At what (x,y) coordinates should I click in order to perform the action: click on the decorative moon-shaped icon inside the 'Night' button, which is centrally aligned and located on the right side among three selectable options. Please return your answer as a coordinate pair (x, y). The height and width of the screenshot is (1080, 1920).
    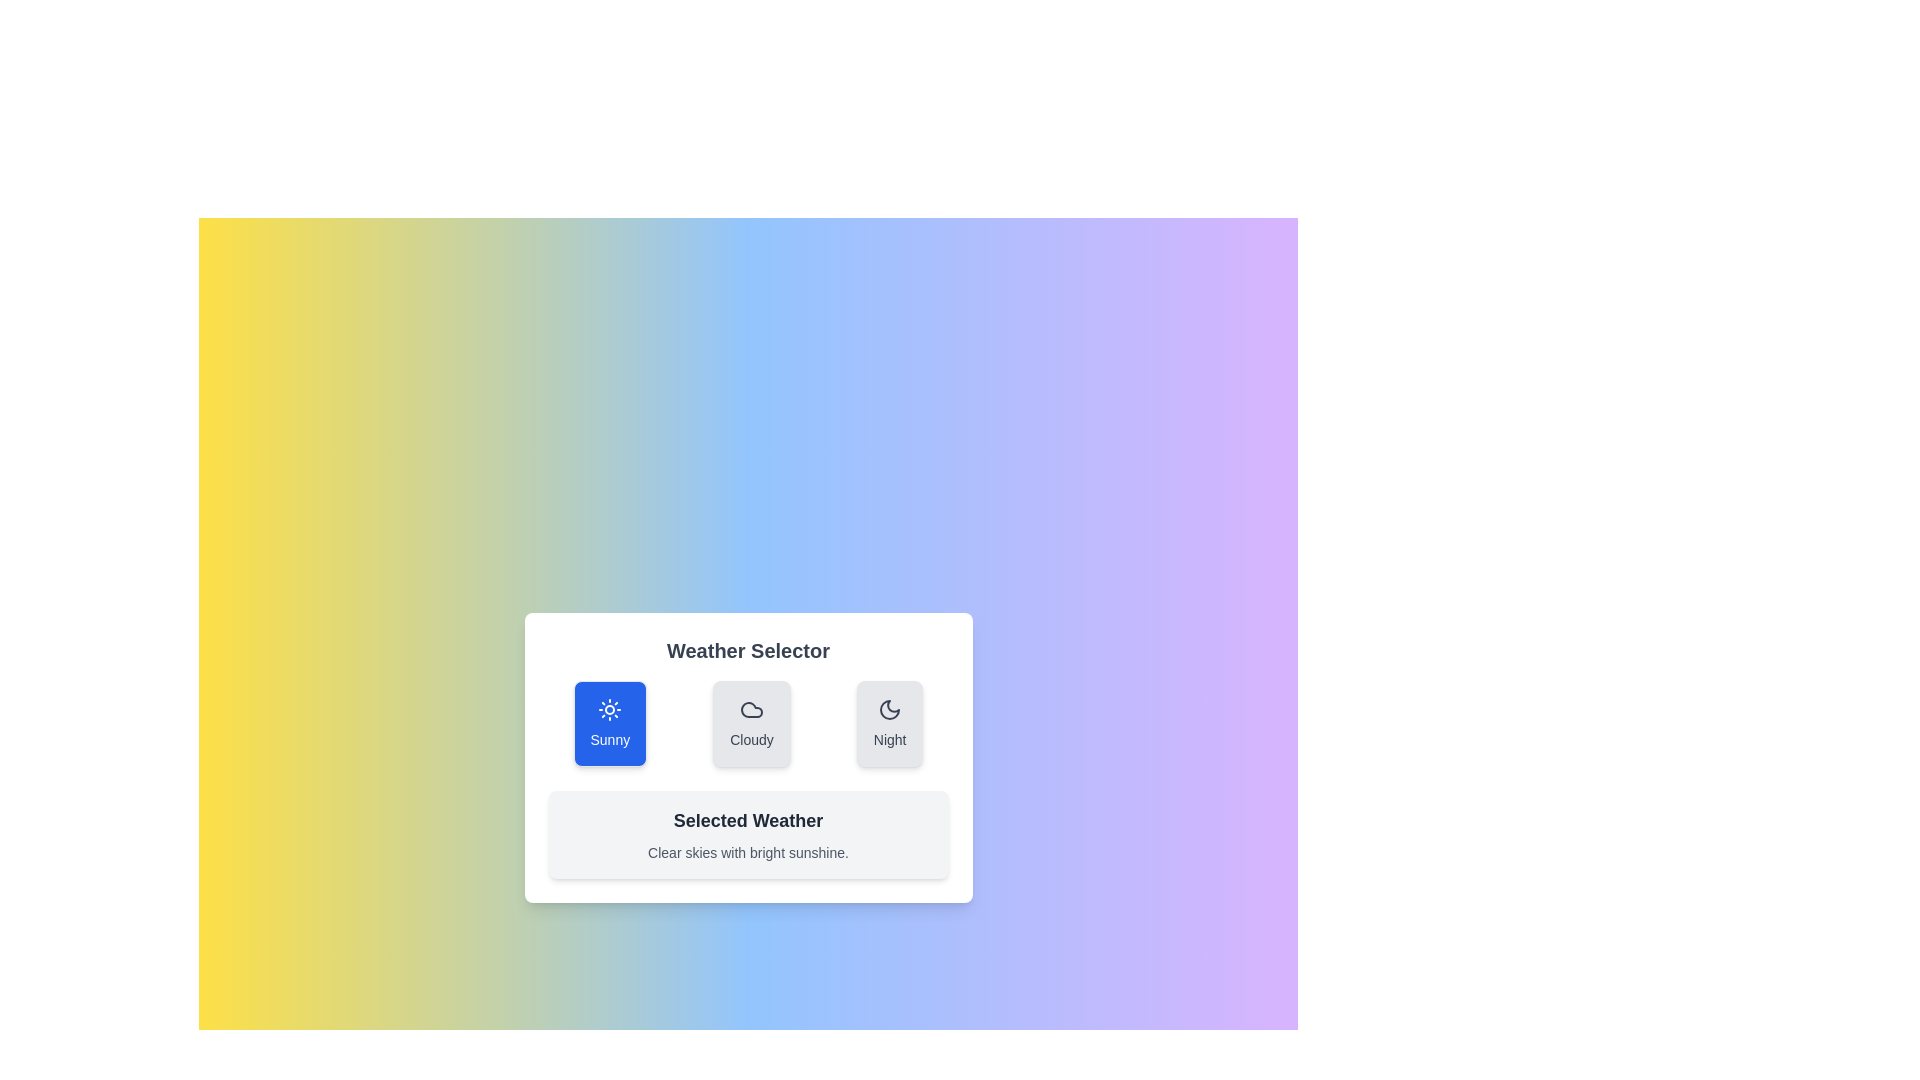
    Looking at the image, I should click on (889, 708).